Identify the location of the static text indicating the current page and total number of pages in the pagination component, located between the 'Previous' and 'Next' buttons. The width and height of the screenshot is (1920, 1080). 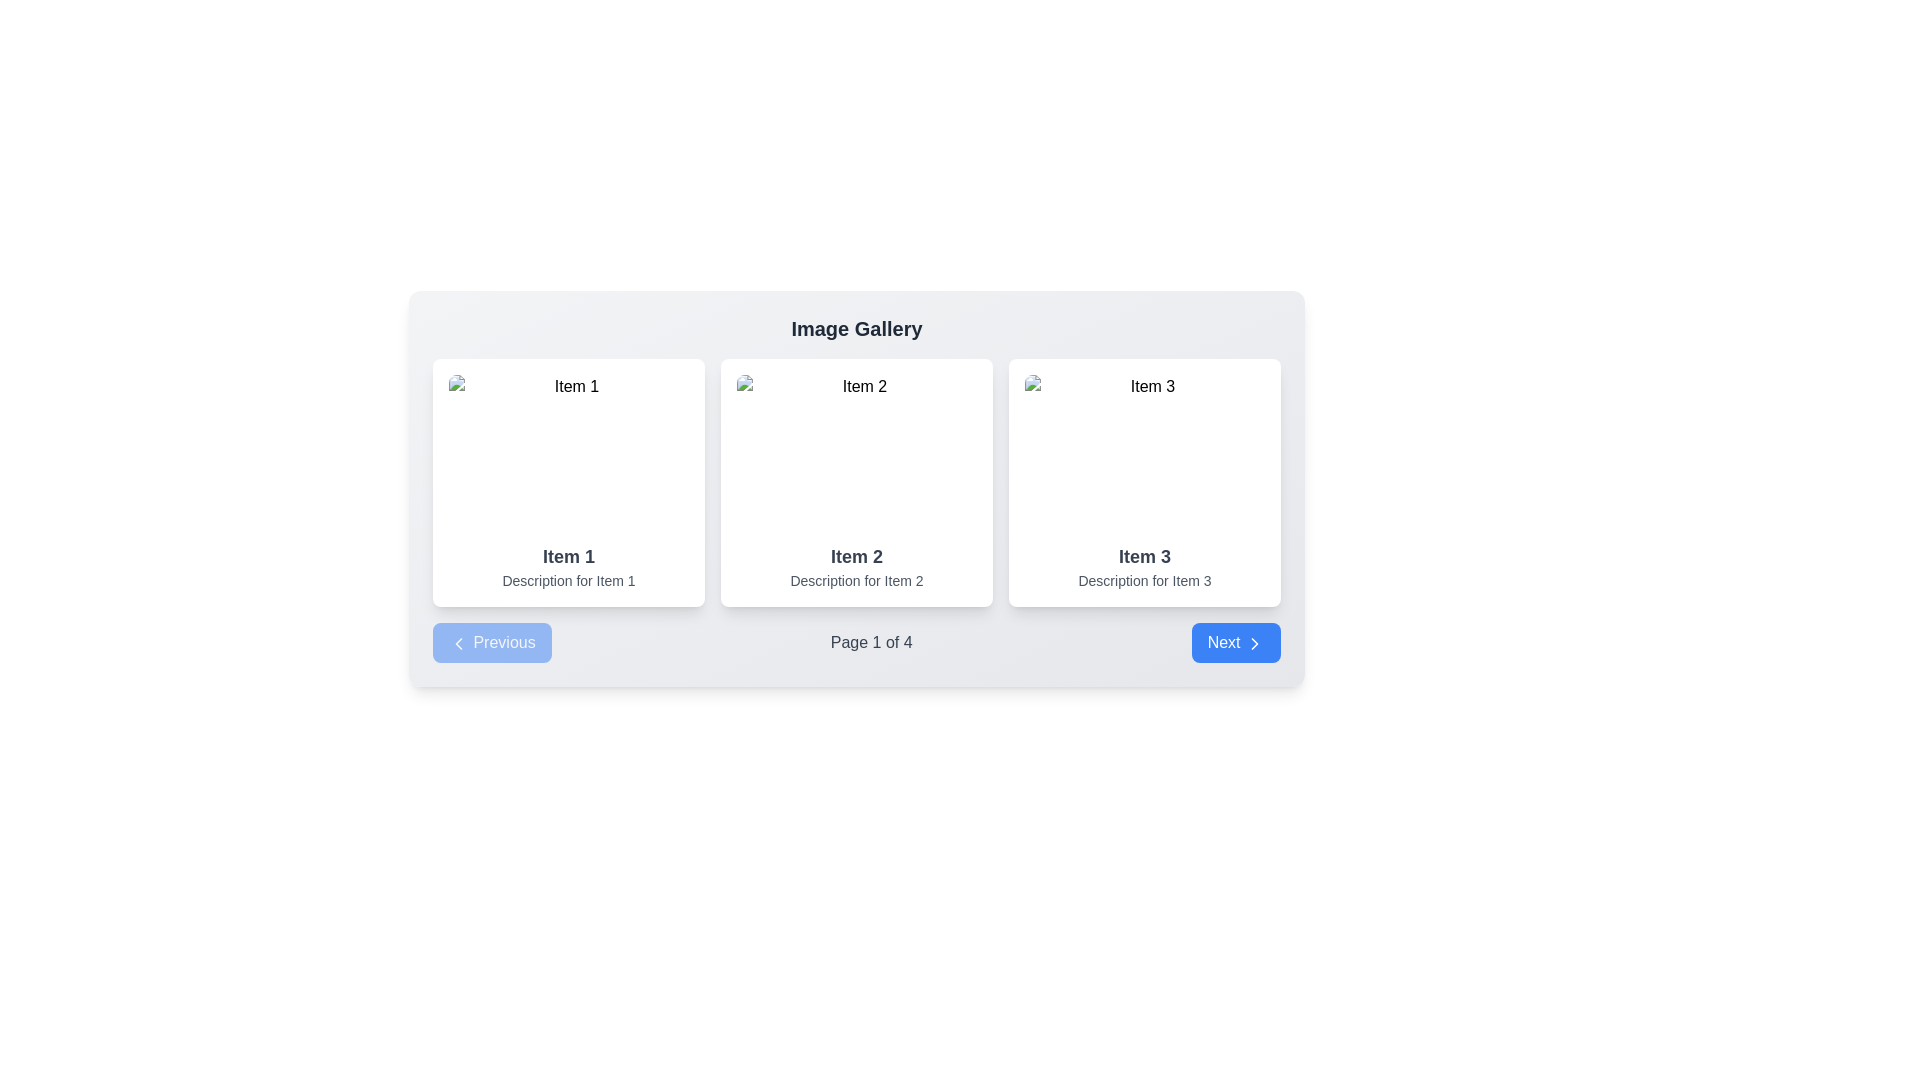
(871, 643).